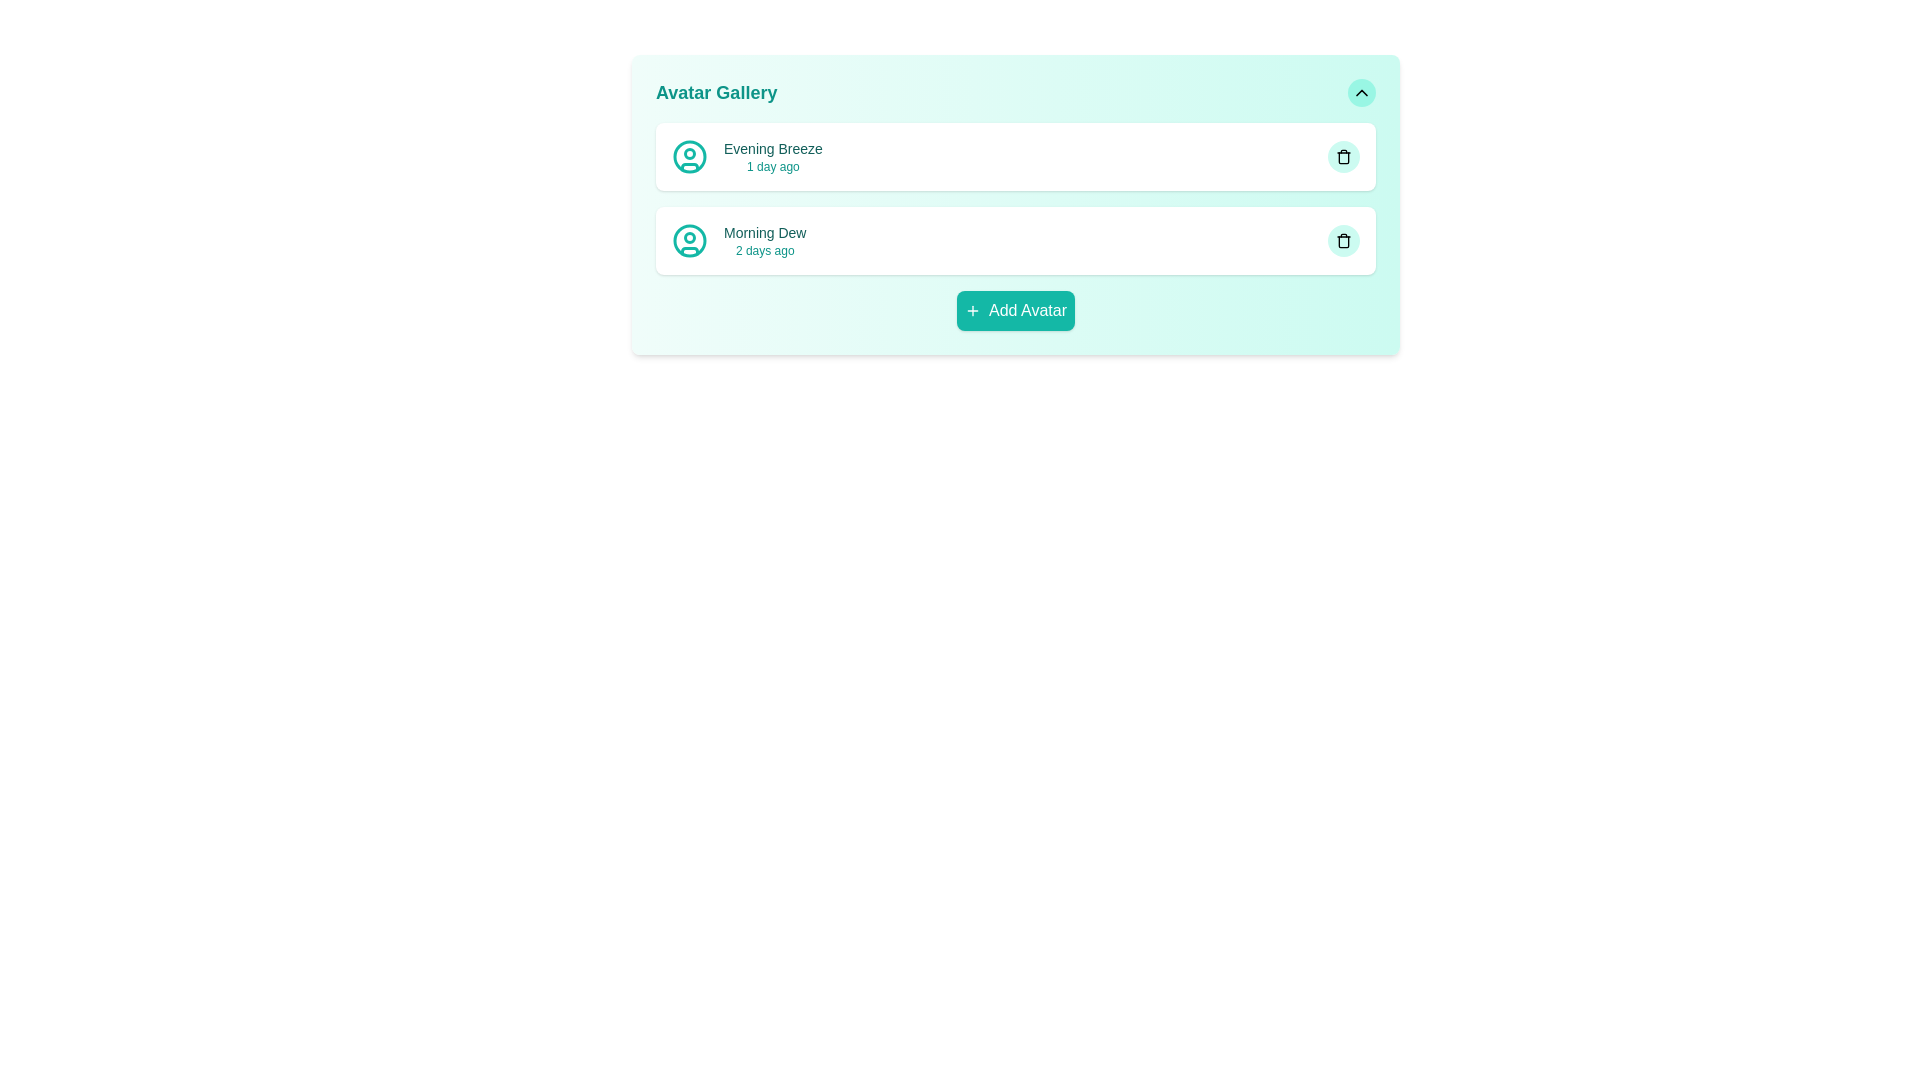  Describe the element at coordinates (746, 156) in the screenshot. I see `the first user entry in the list` at that location.